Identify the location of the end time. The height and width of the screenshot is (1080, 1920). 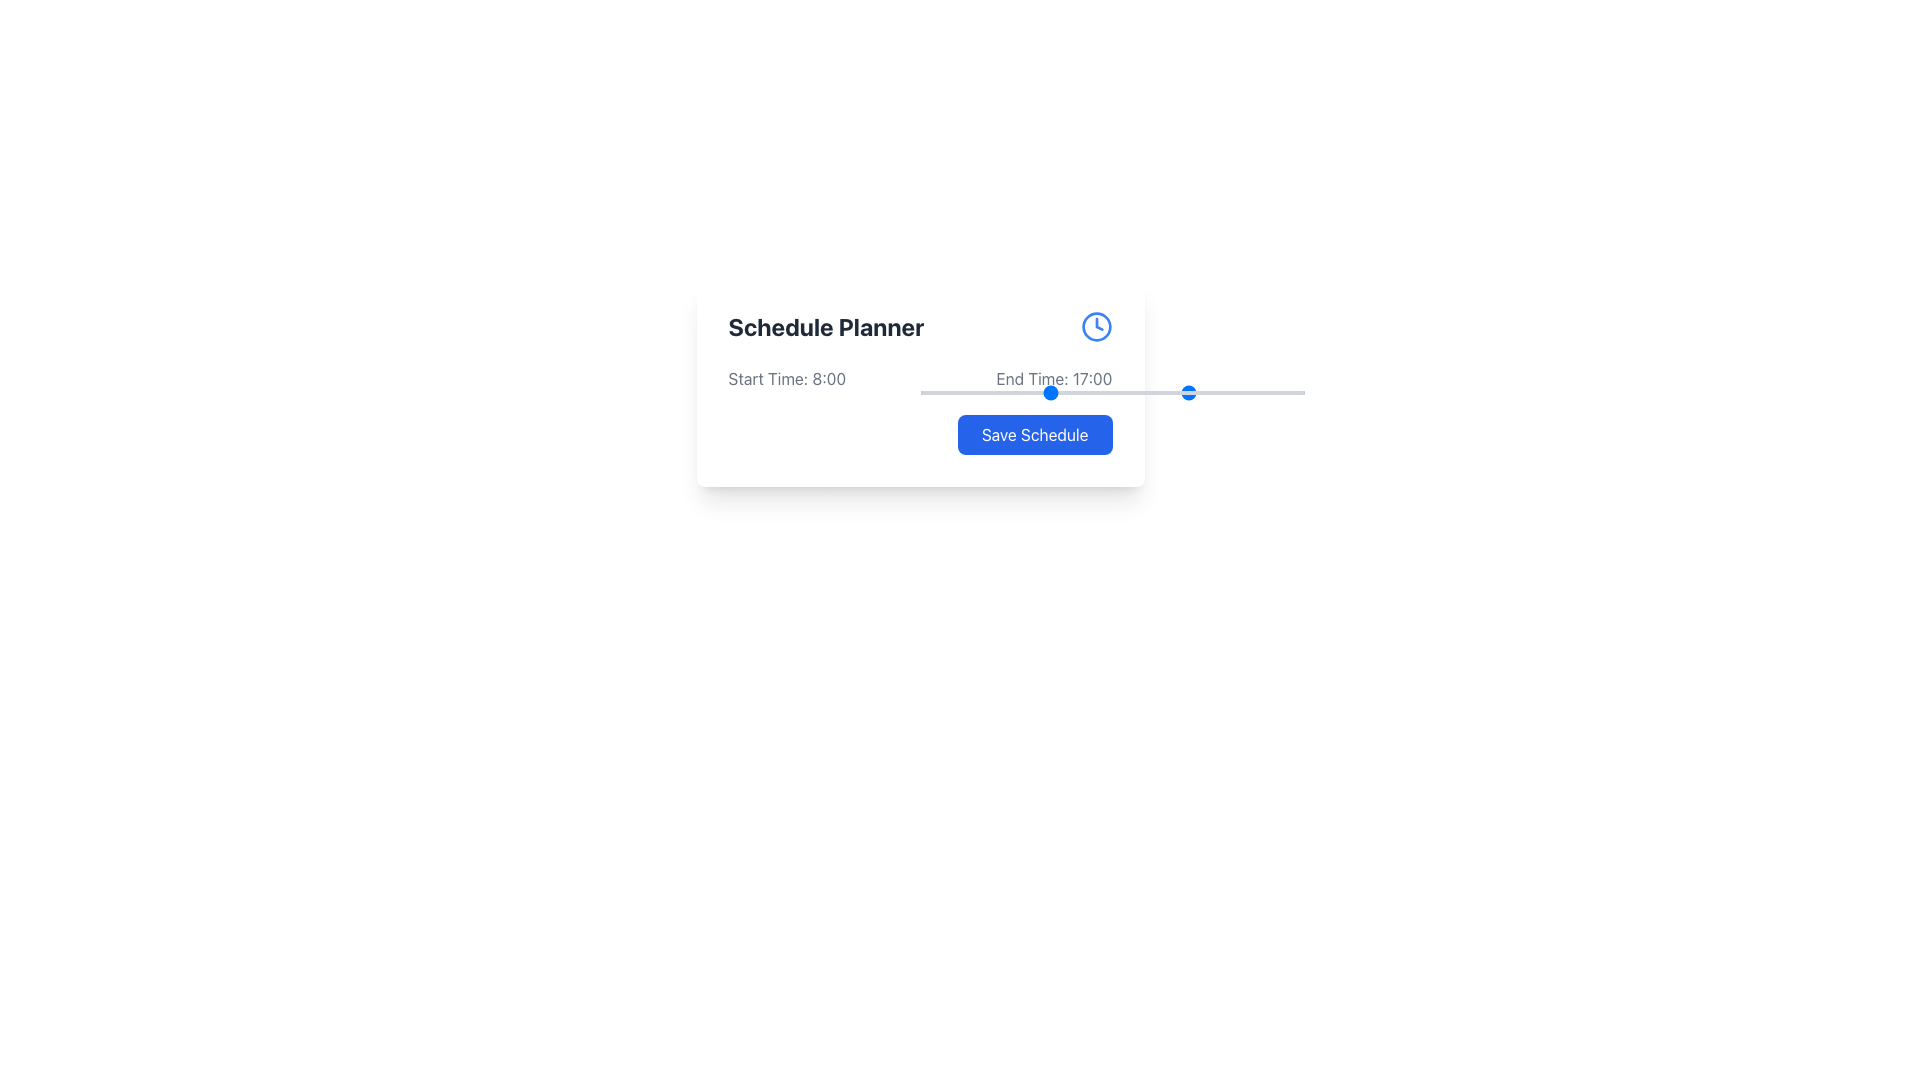
(1144, 393).